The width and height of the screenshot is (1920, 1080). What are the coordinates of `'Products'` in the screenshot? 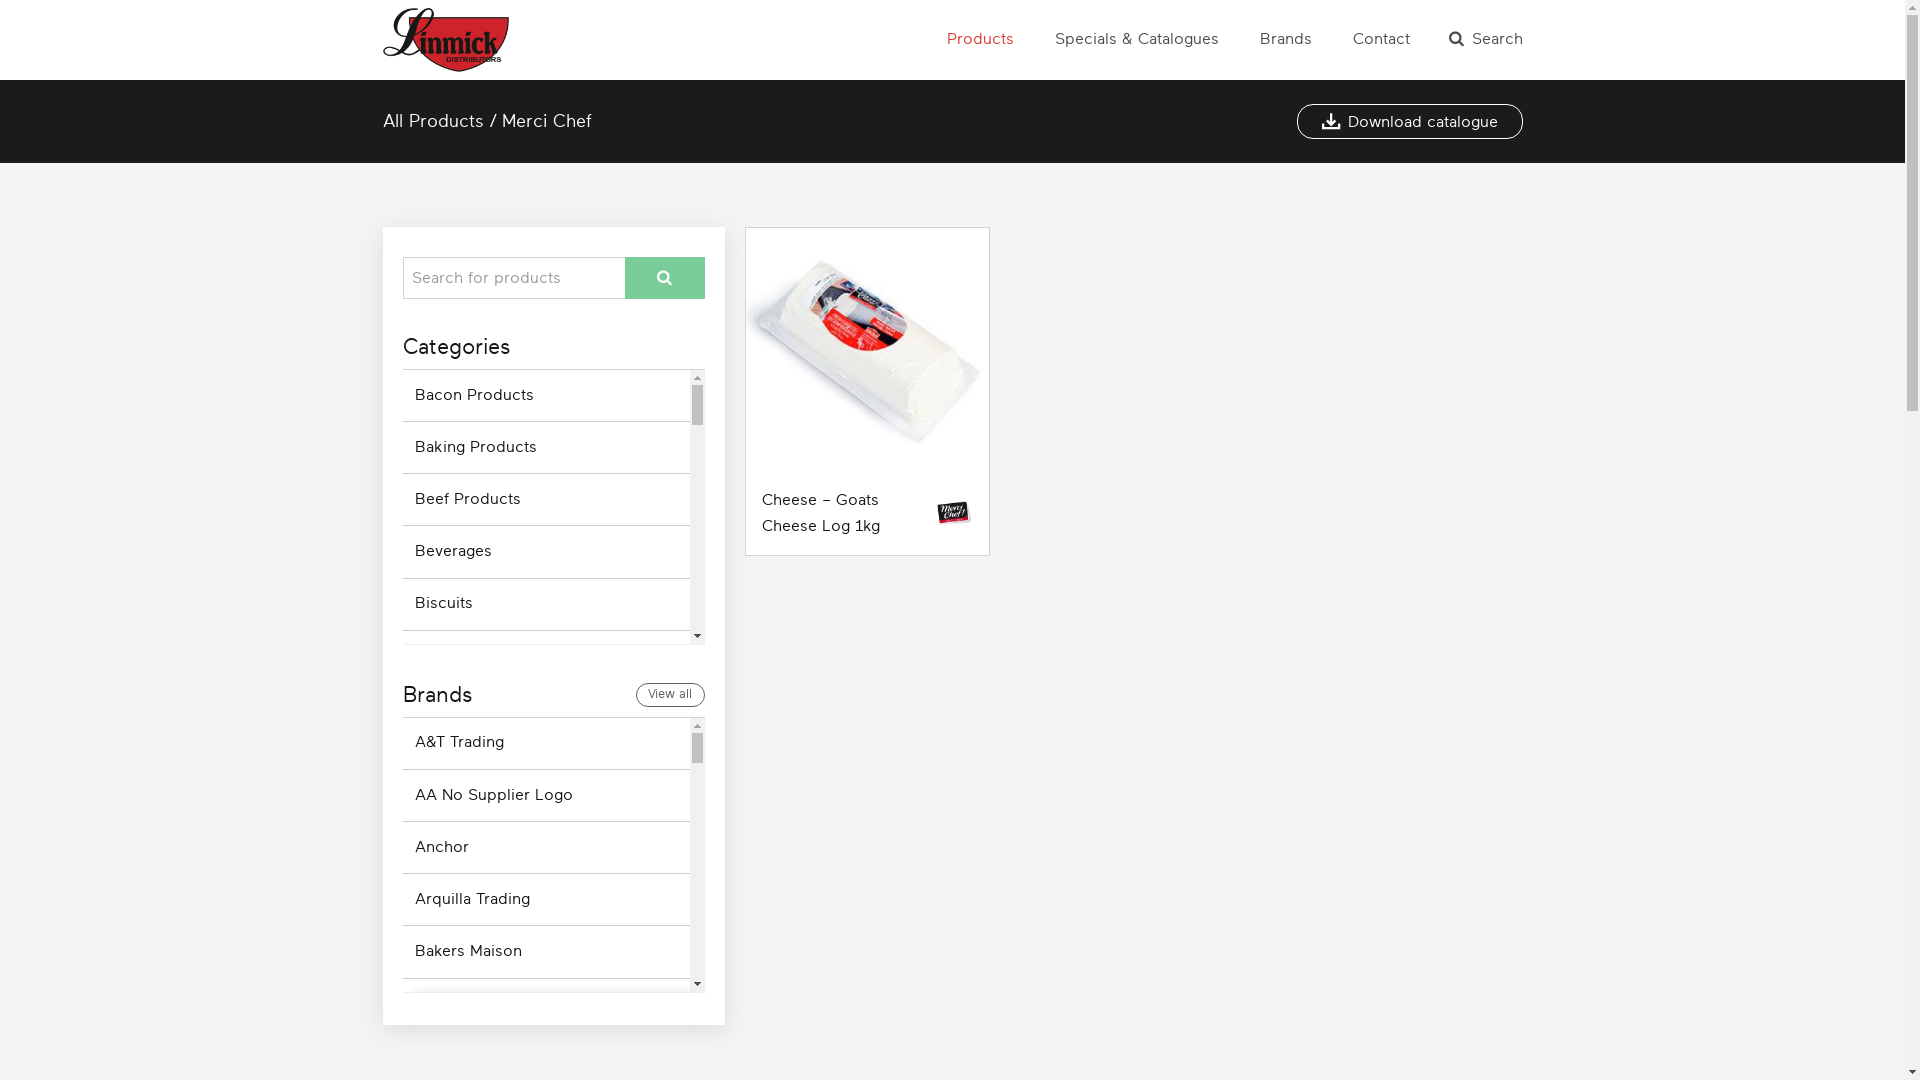 It's located at (943, 39).